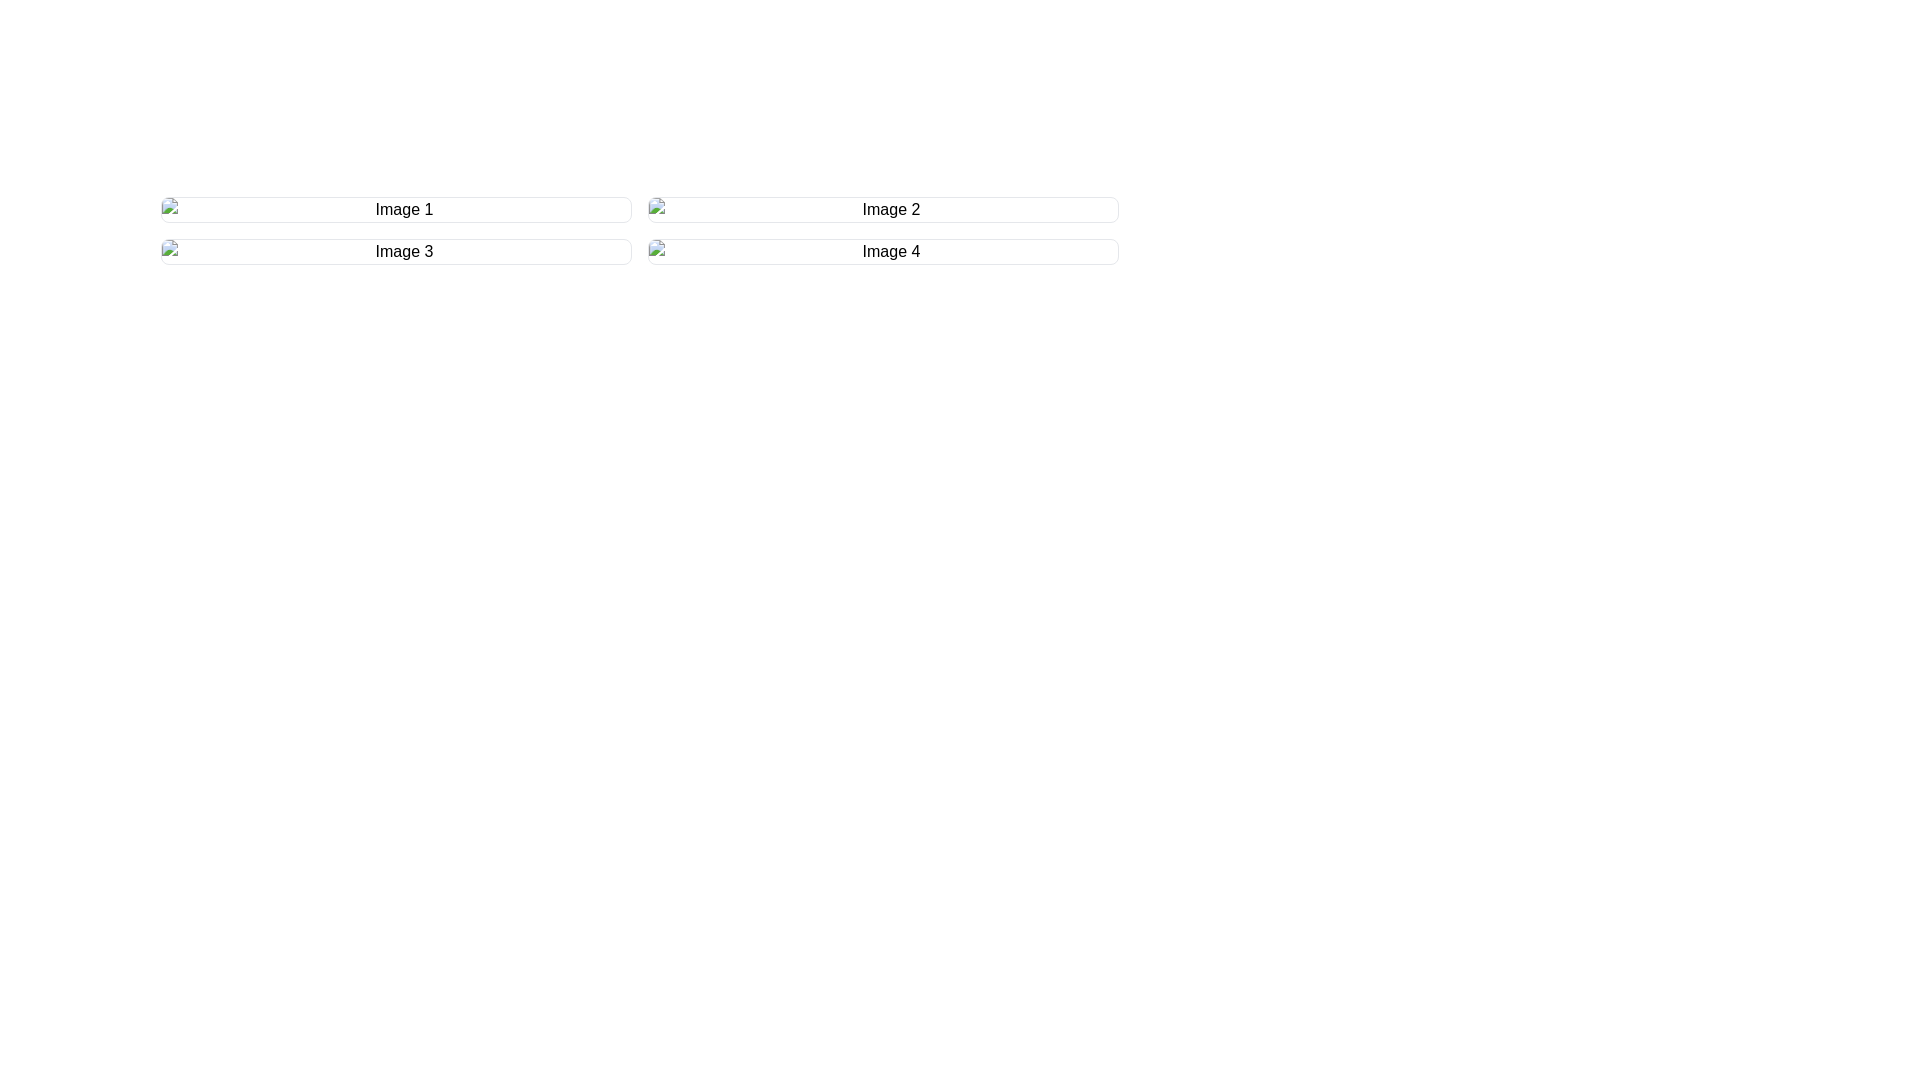 This screenshot has height=1080, width=1920. I want to click on the fourth interactive card in a 2x2 grid layout, so click(882, 250).